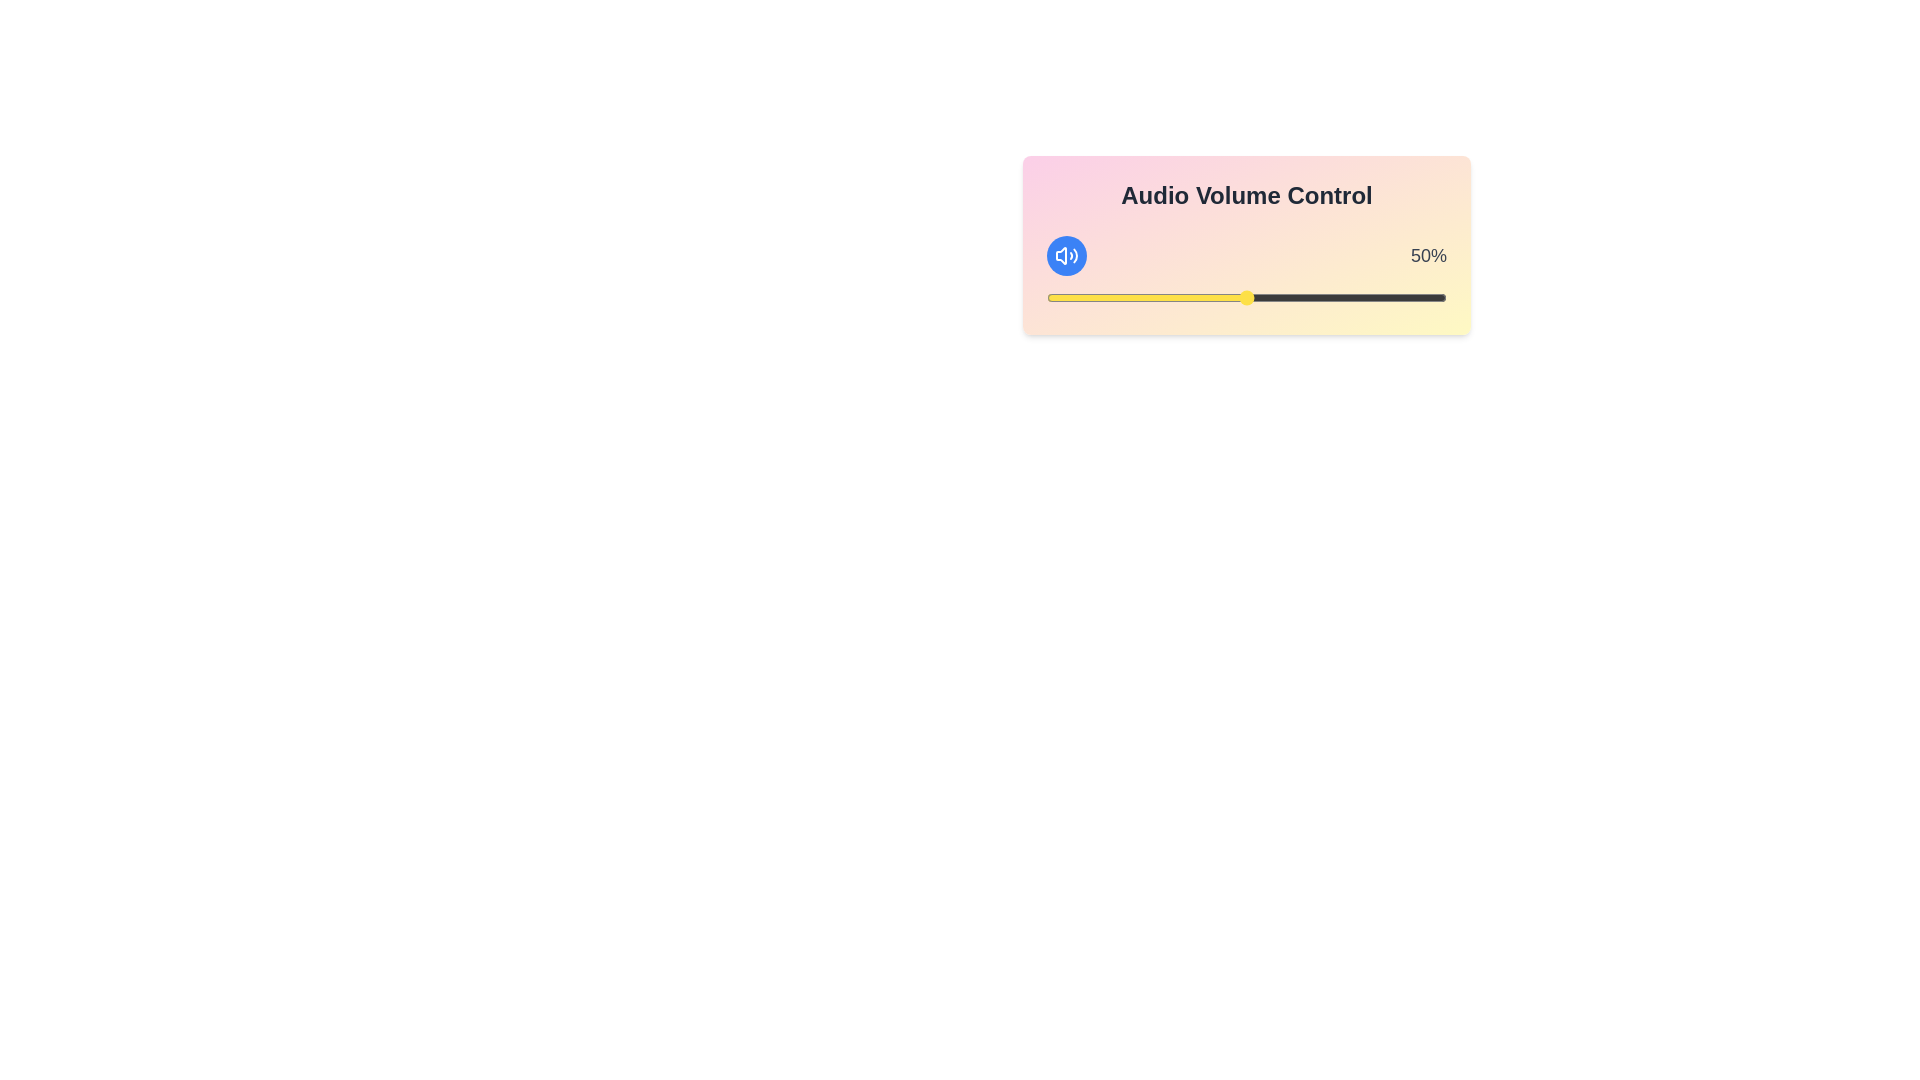 This screenshot has height=1080, width=1920. What do you see at coordinates (1282, 297) in the screenshot?
I see `the volume to 59% by dragging the slider` at bounding box center [1282, 297].